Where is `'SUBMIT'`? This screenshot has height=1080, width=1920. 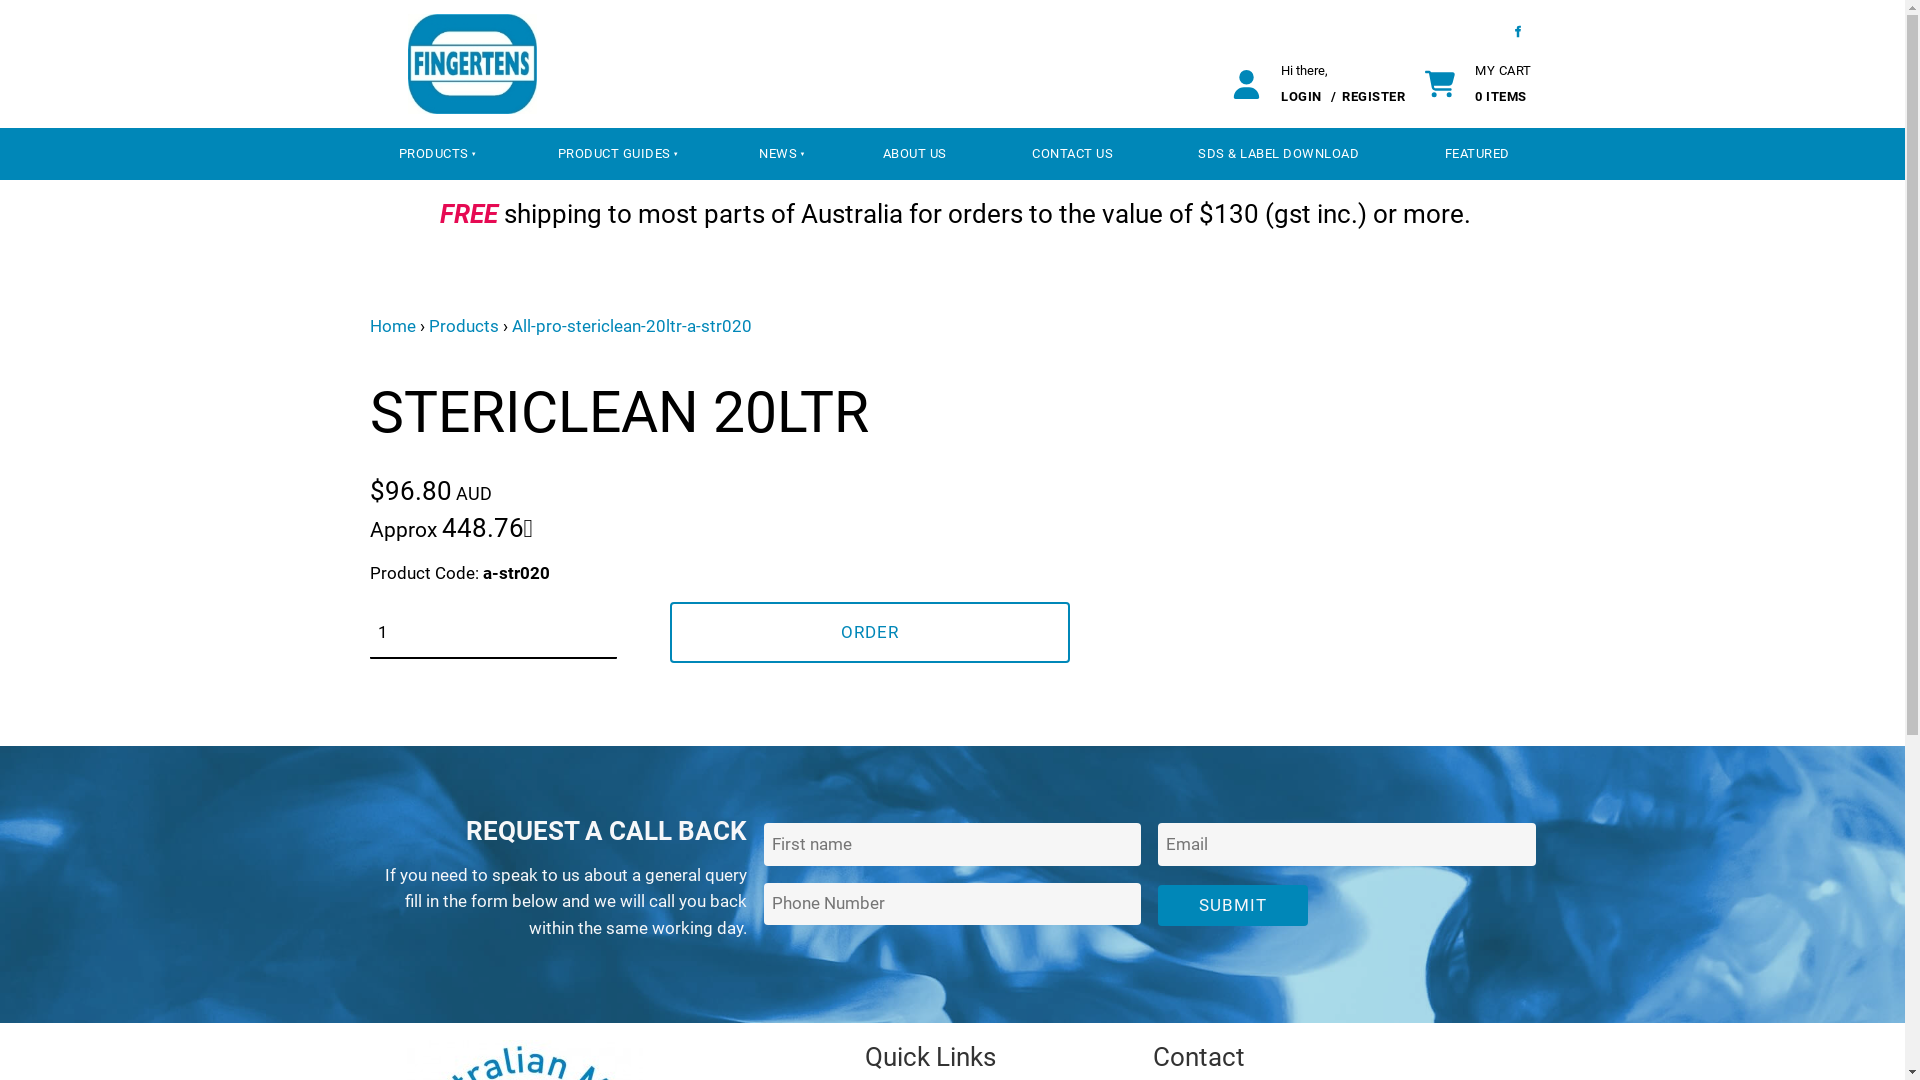 'SUBMIT' is located at coordinates (1232, 906).